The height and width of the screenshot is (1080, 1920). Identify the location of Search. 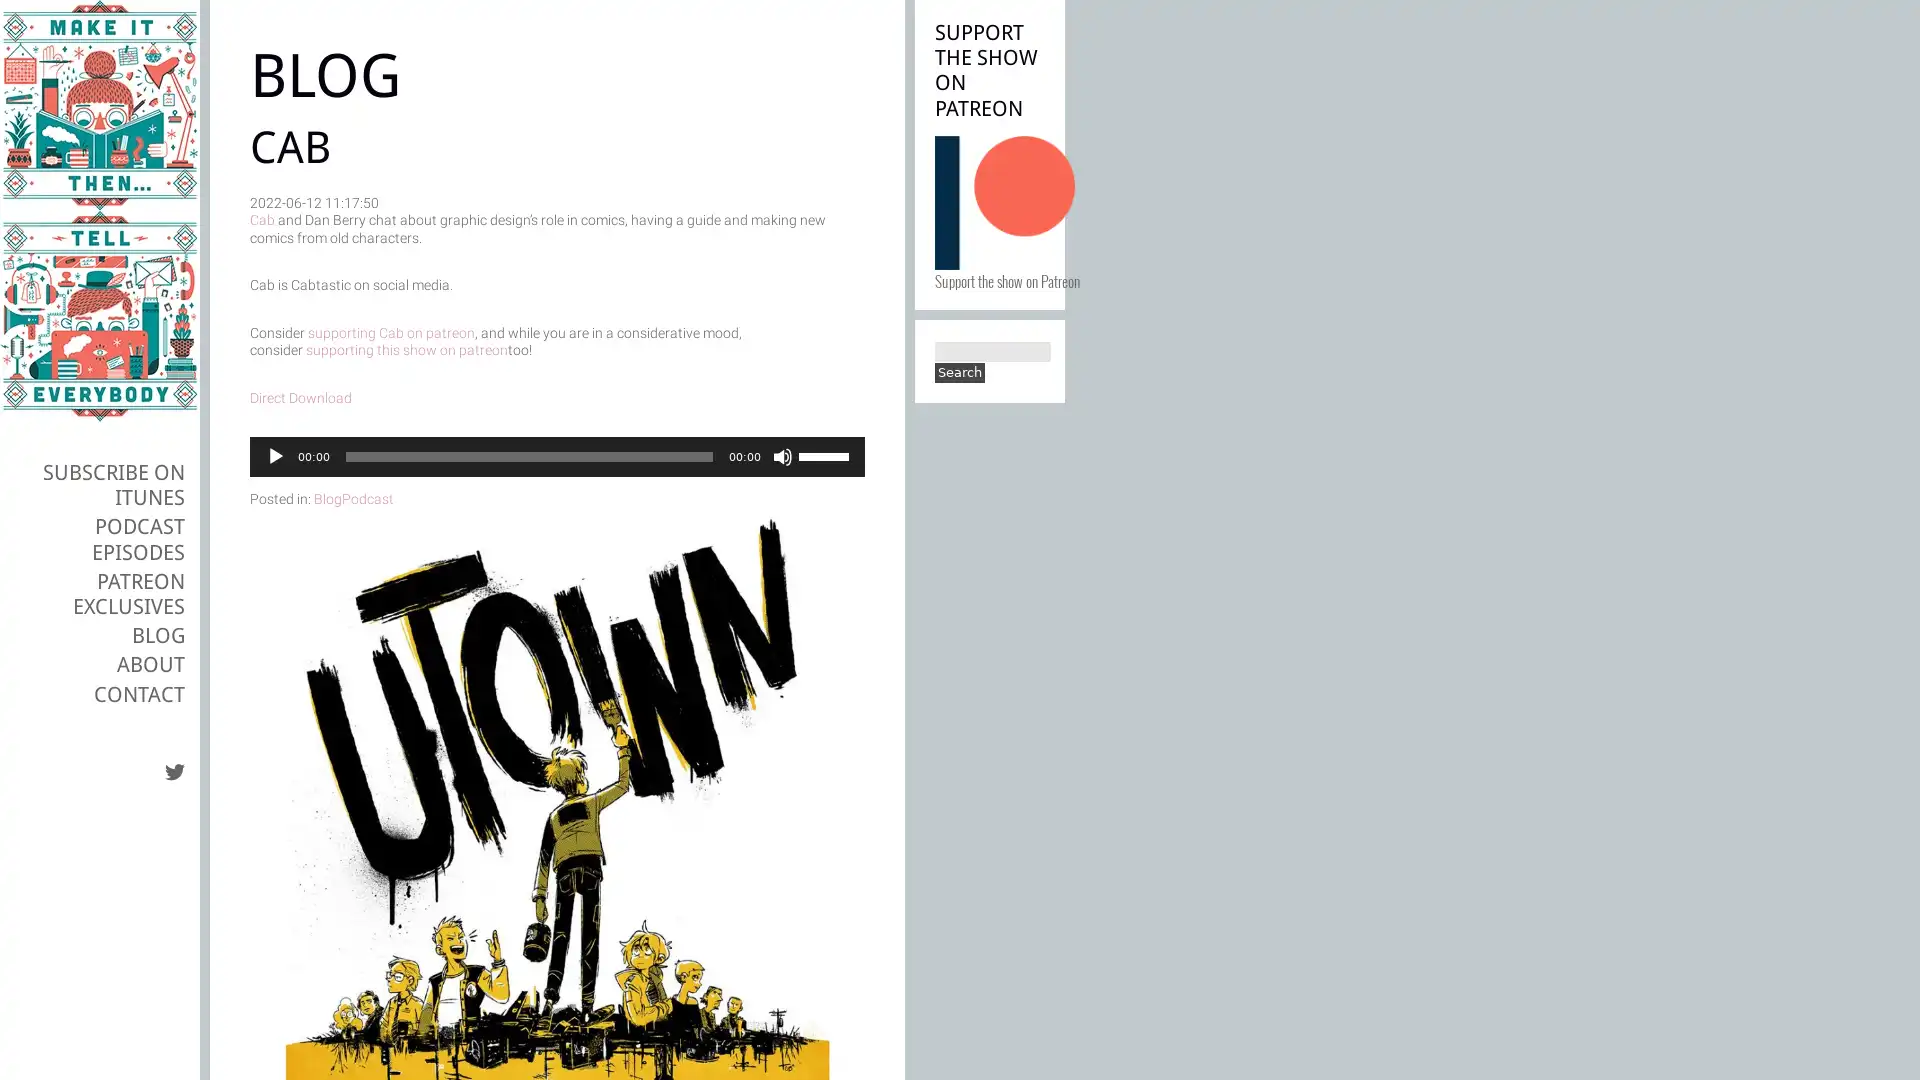
(960, 373).